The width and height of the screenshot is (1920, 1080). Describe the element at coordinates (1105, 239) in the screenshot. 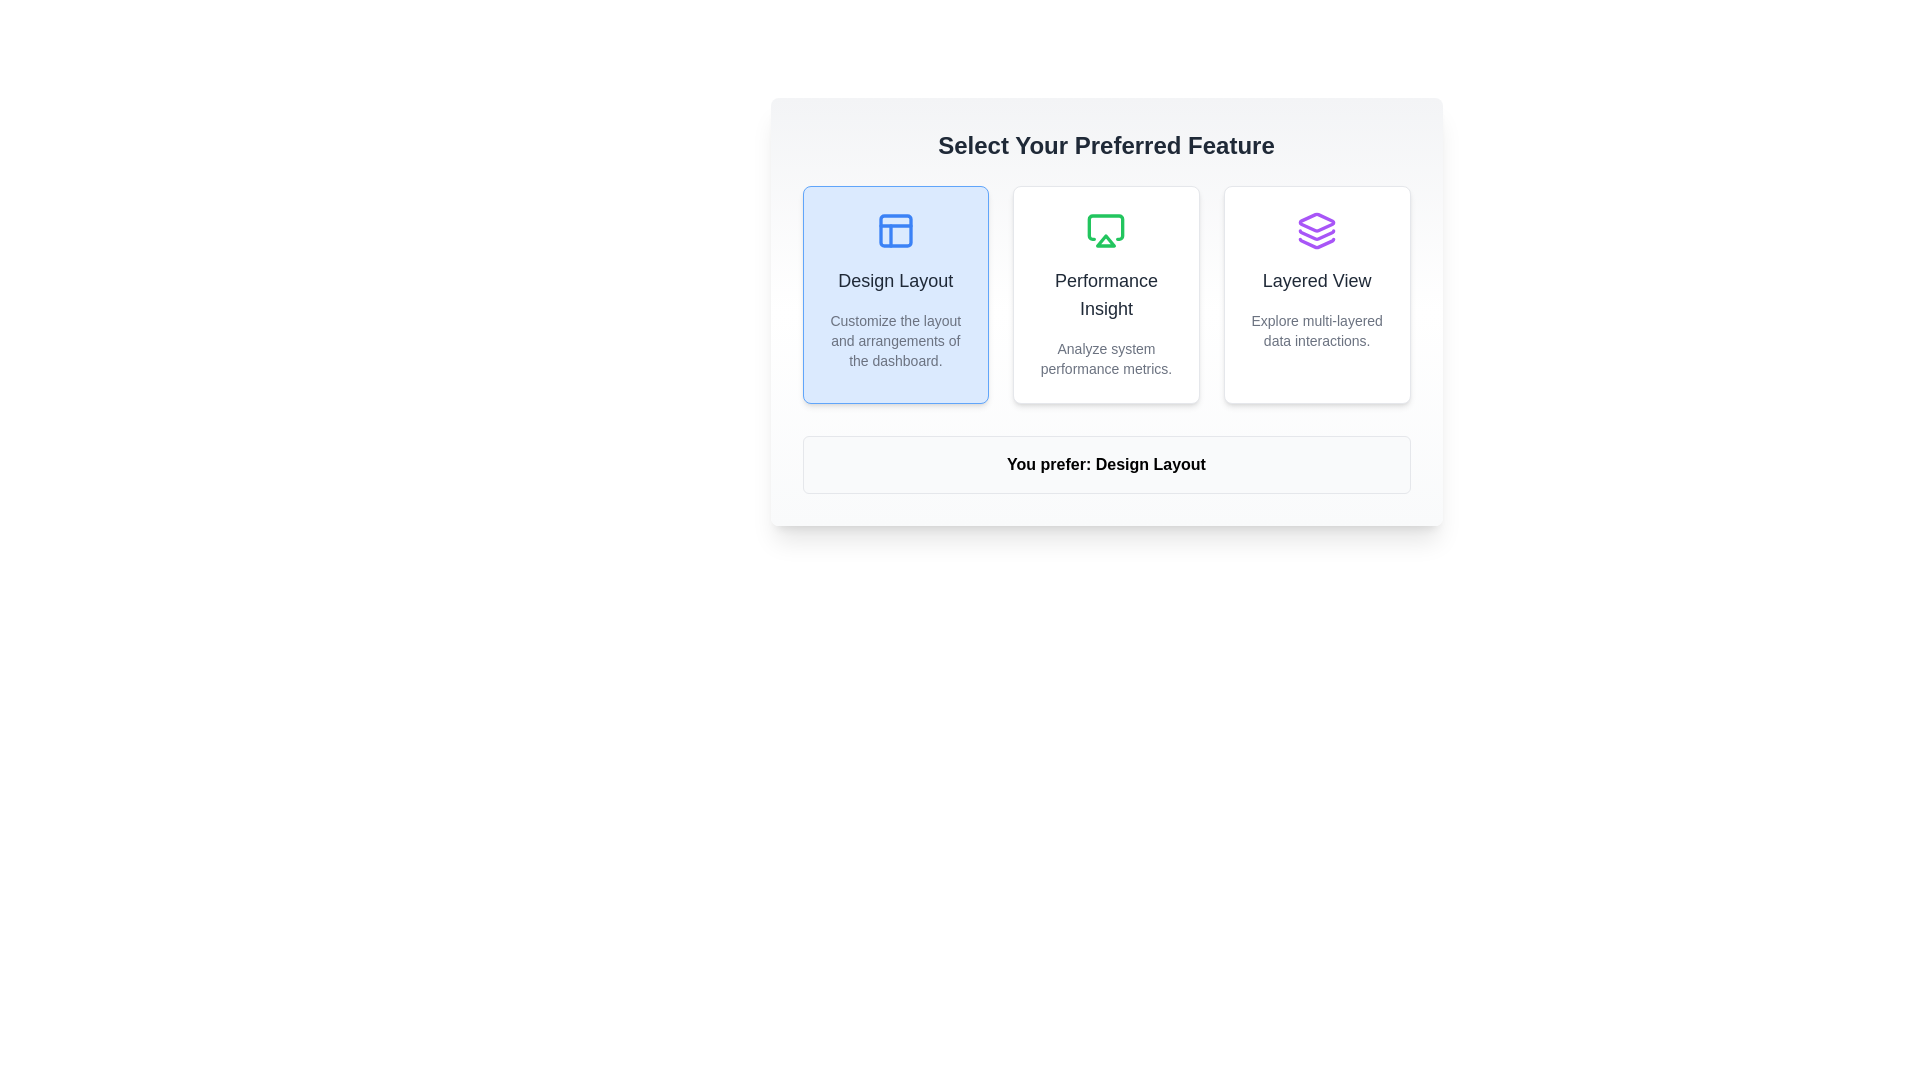

I see `the 'Performance Insight' icon, which is an SVG graphic located under a green-themed heading, situated between other similar icon options` at that location.